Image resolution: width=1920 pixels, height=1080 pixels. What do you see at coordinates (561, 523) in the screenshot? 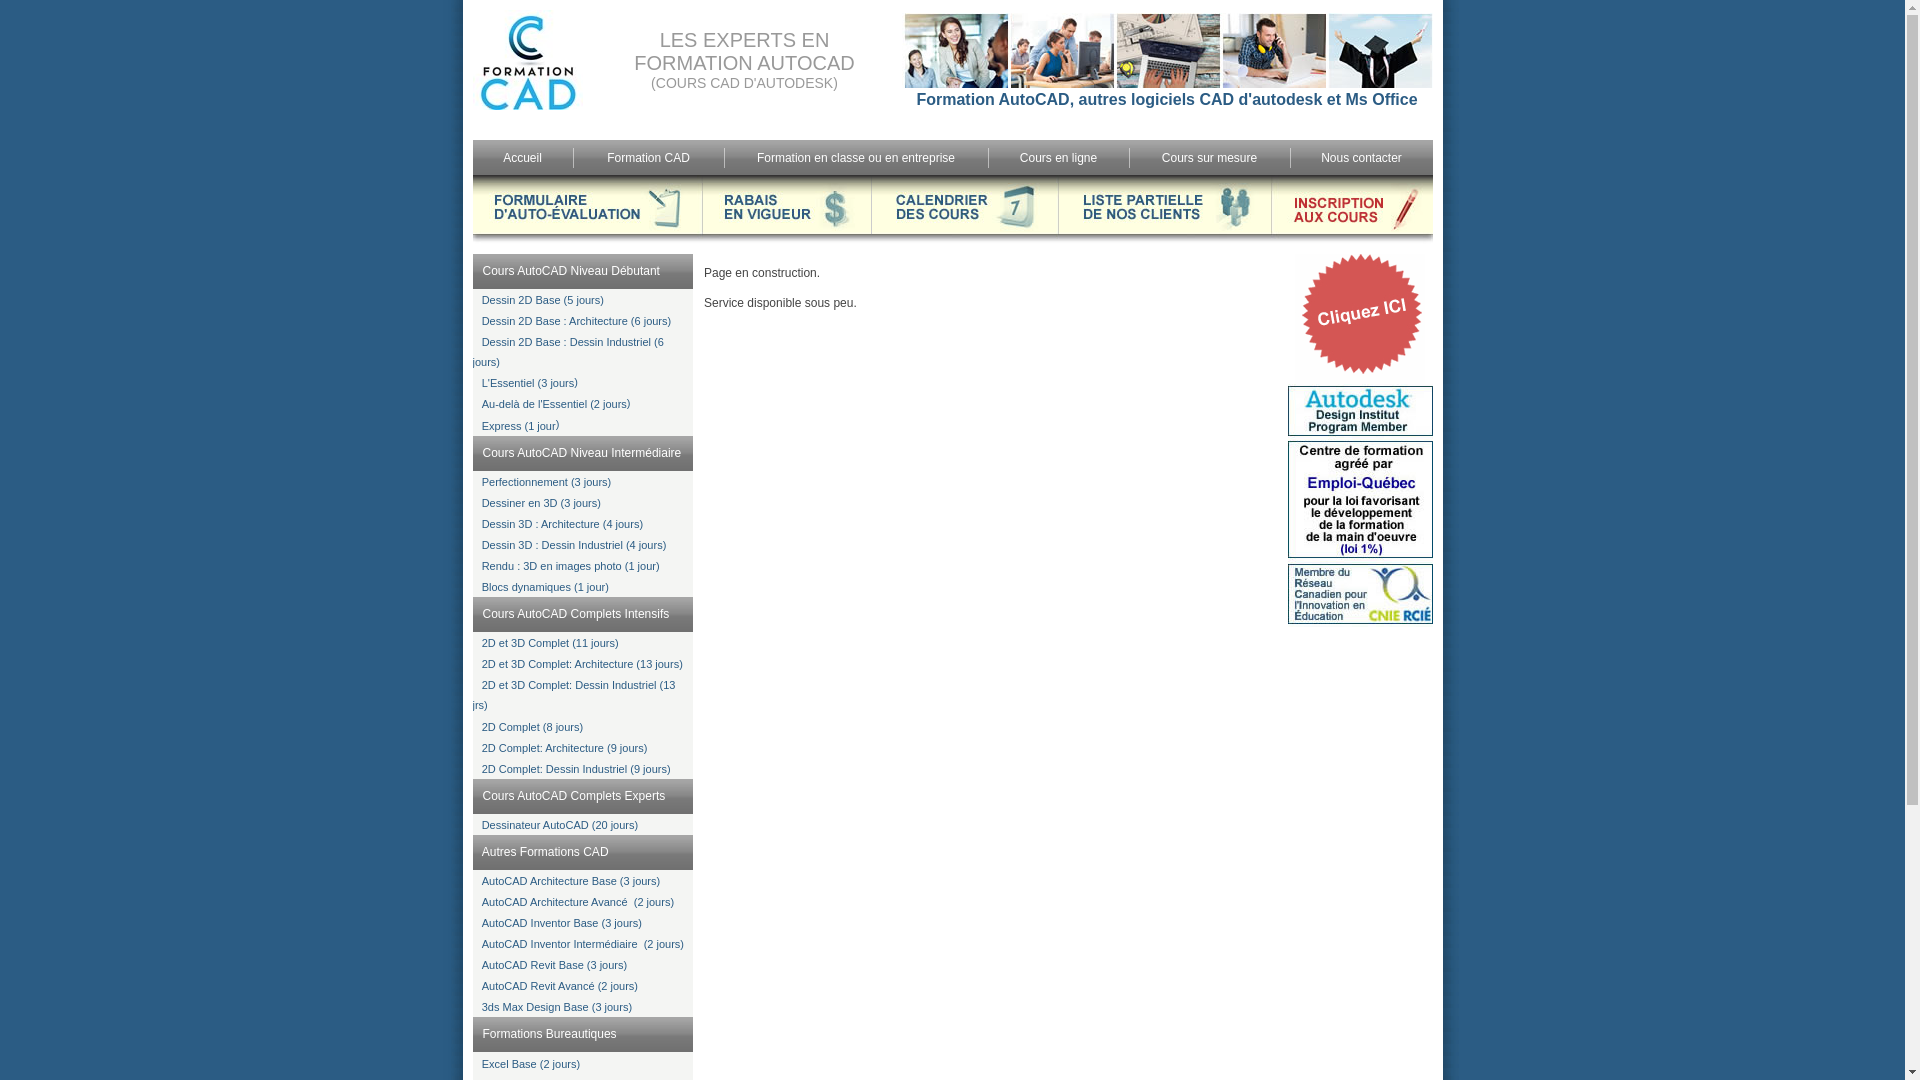
I see `'Dessin 3D : Architecture (4 jours)'` at bounding box center [561, 523].